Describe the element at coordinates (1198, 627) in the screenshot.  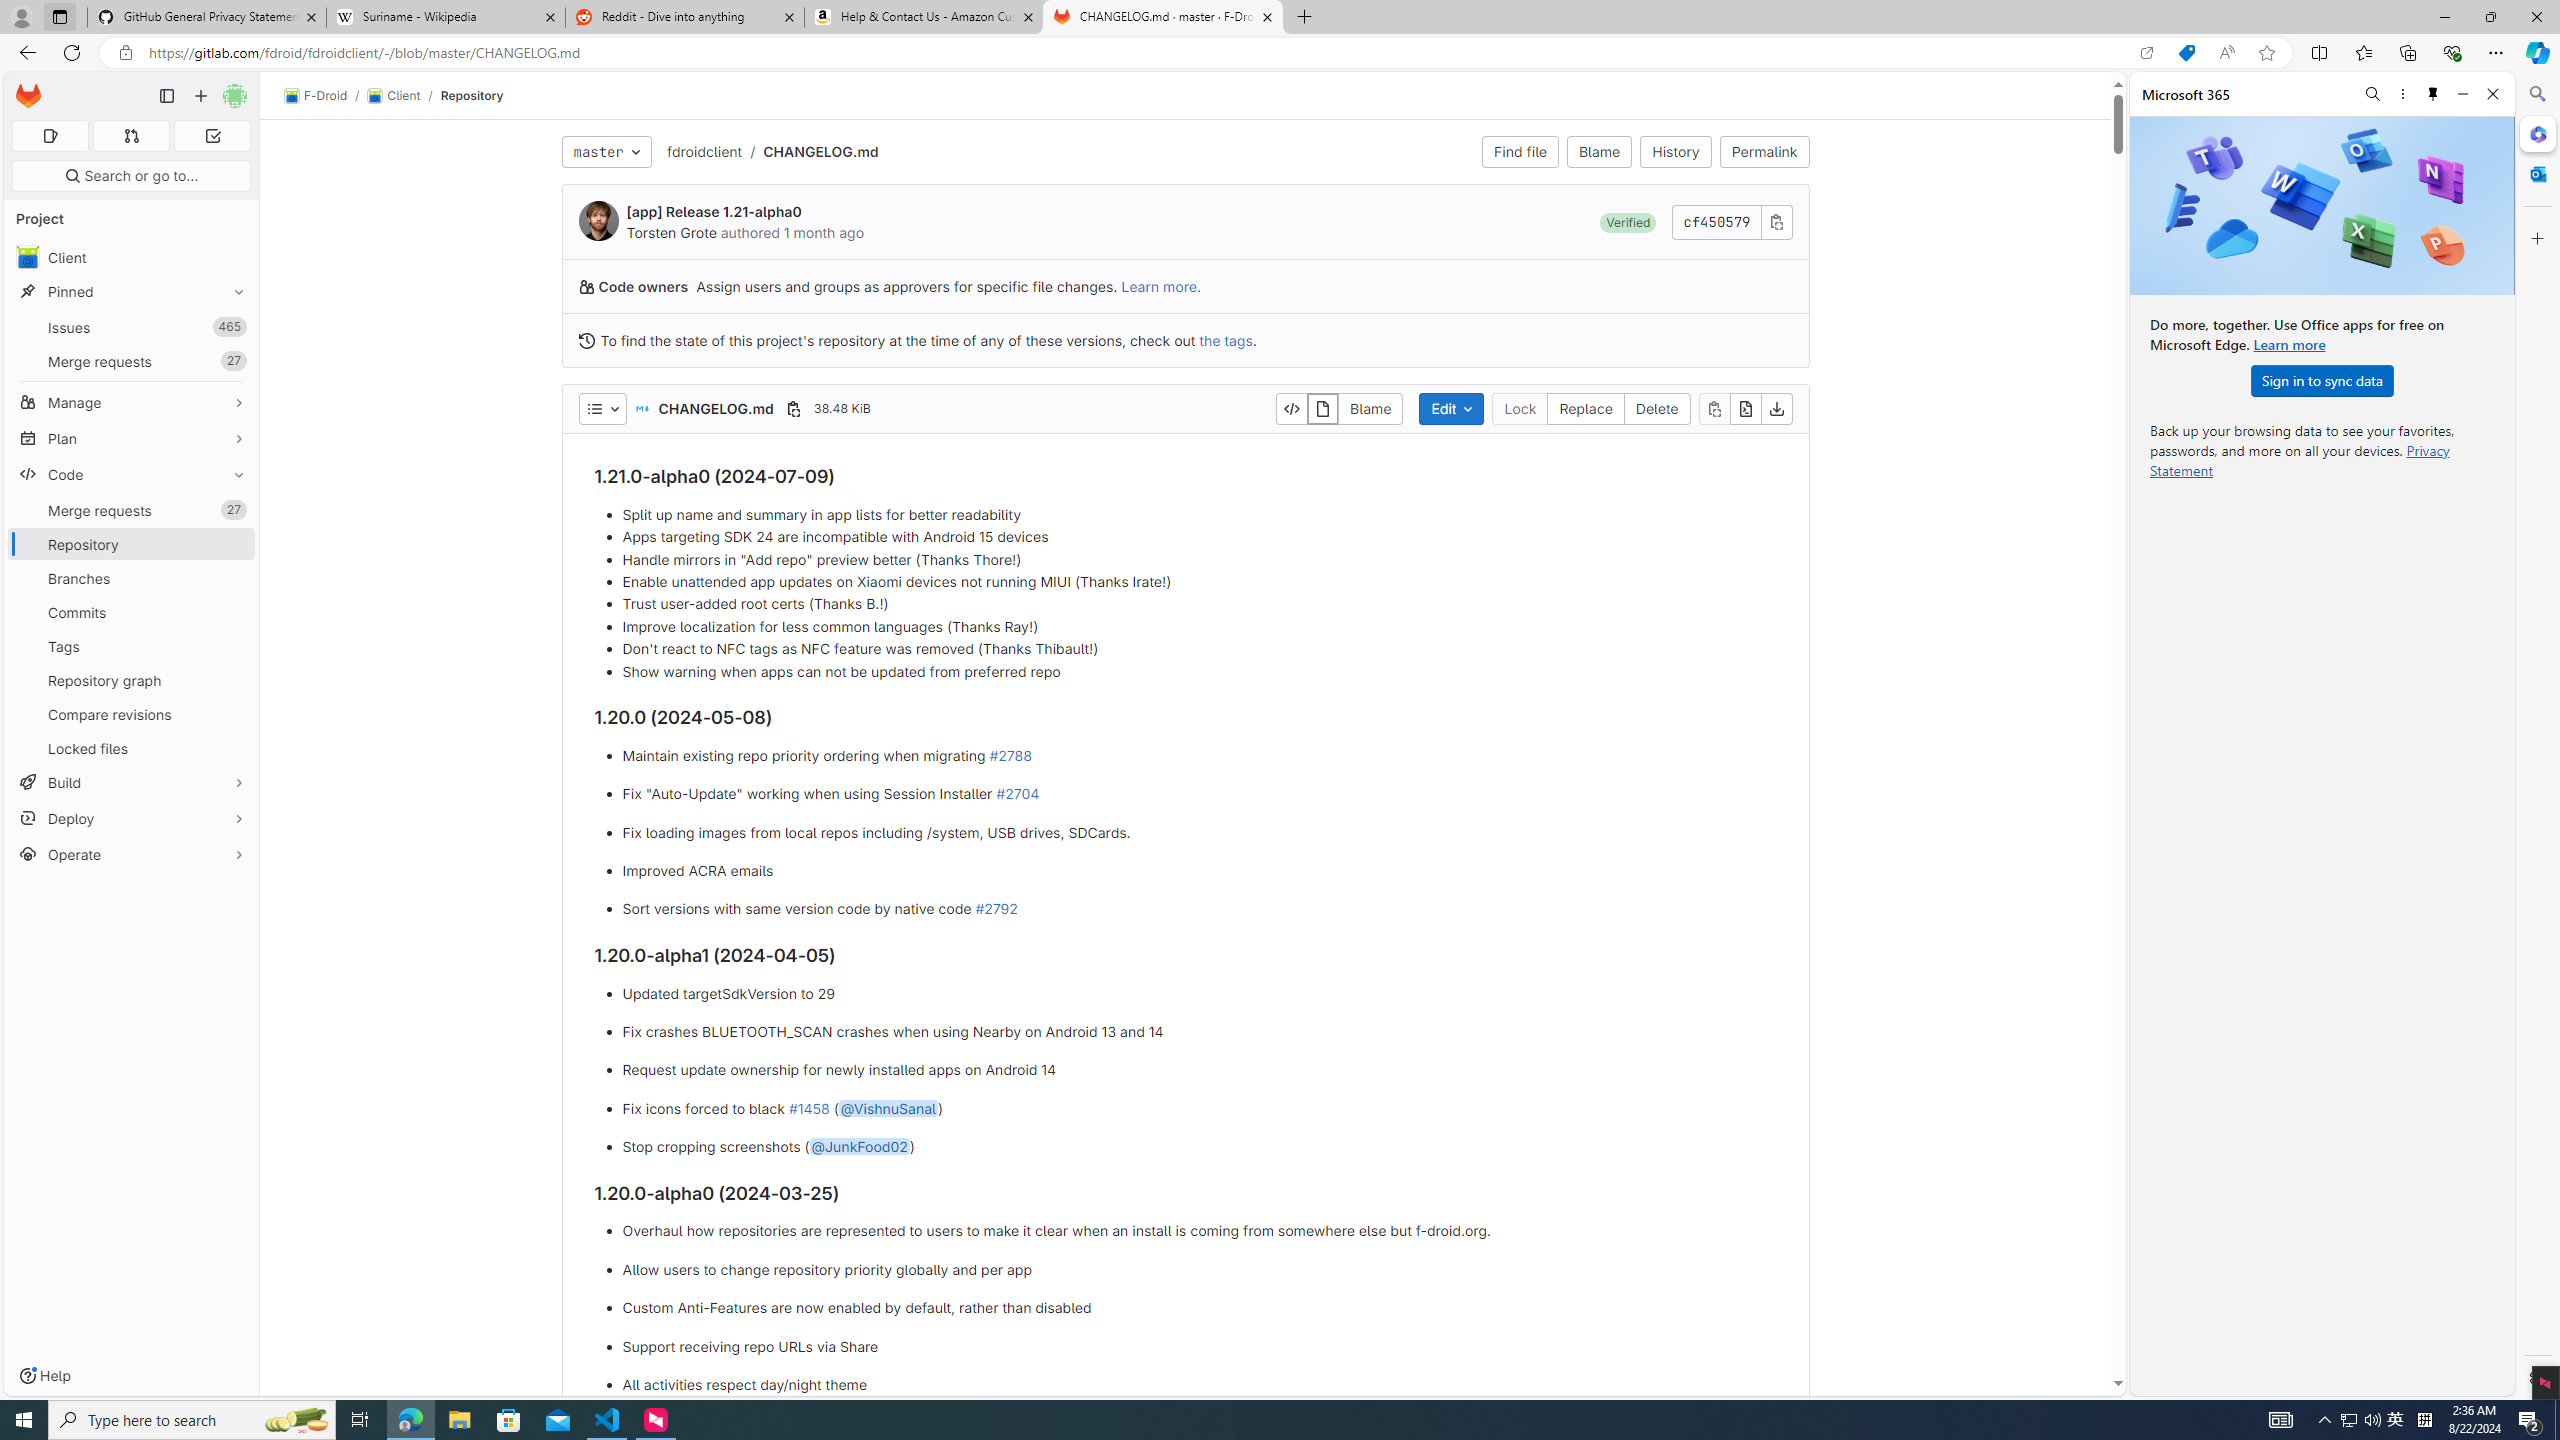
I see `'Improve localization for less common languages (Thanks Ray!)'` at that location.